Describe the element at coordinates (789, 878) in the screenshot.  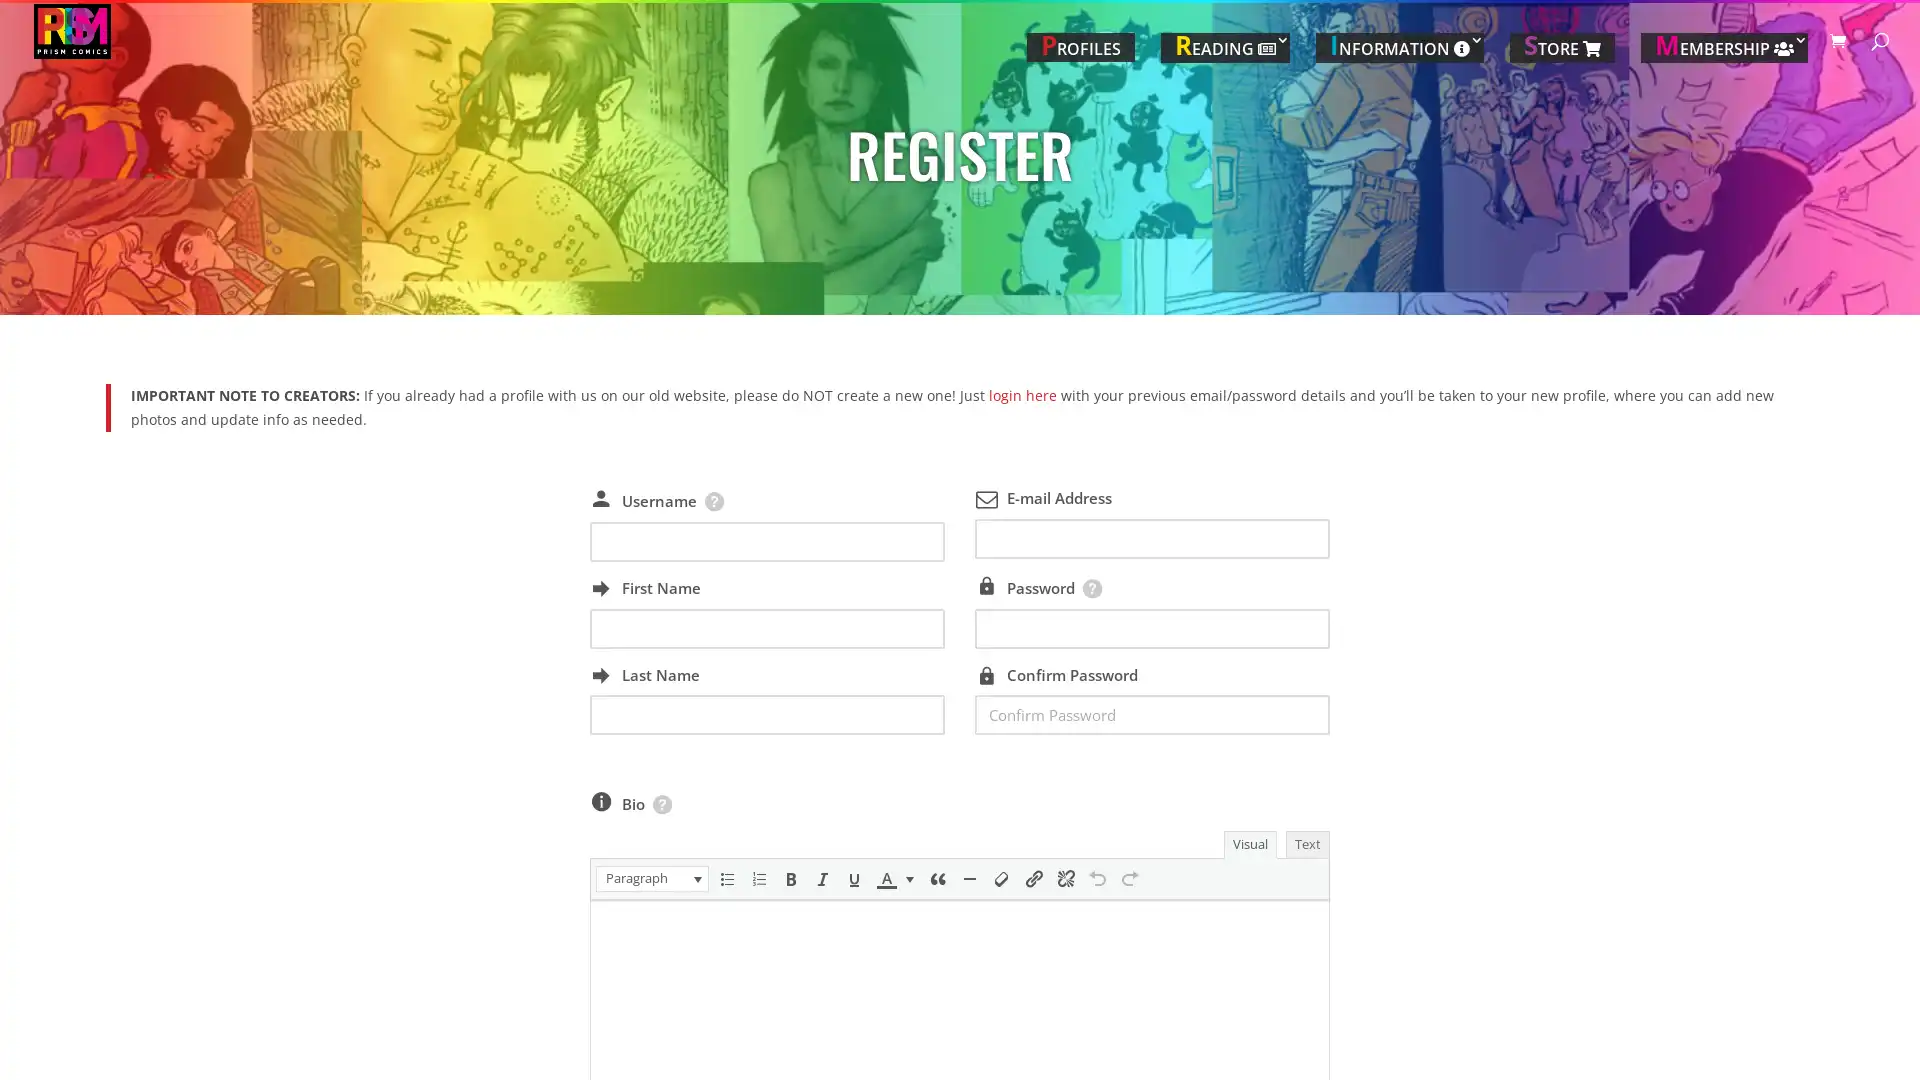
I see `Bold (B)` at that location.